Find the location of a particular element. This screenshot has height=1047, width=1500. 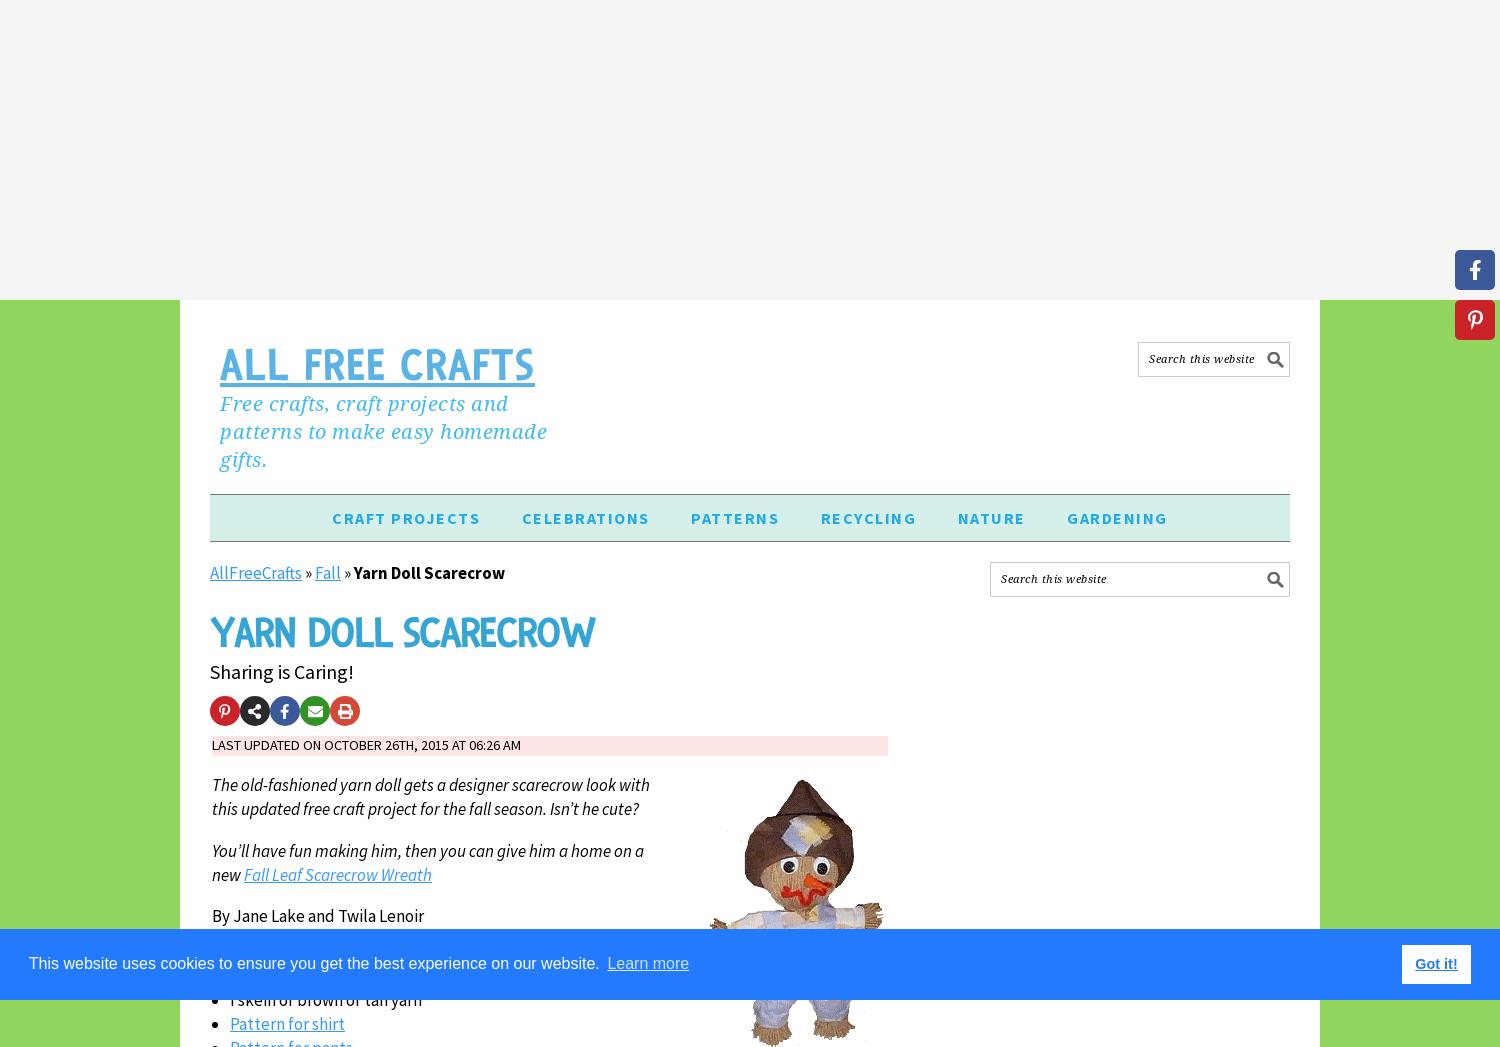

'Recycling' is located at coordinates (867, 516).